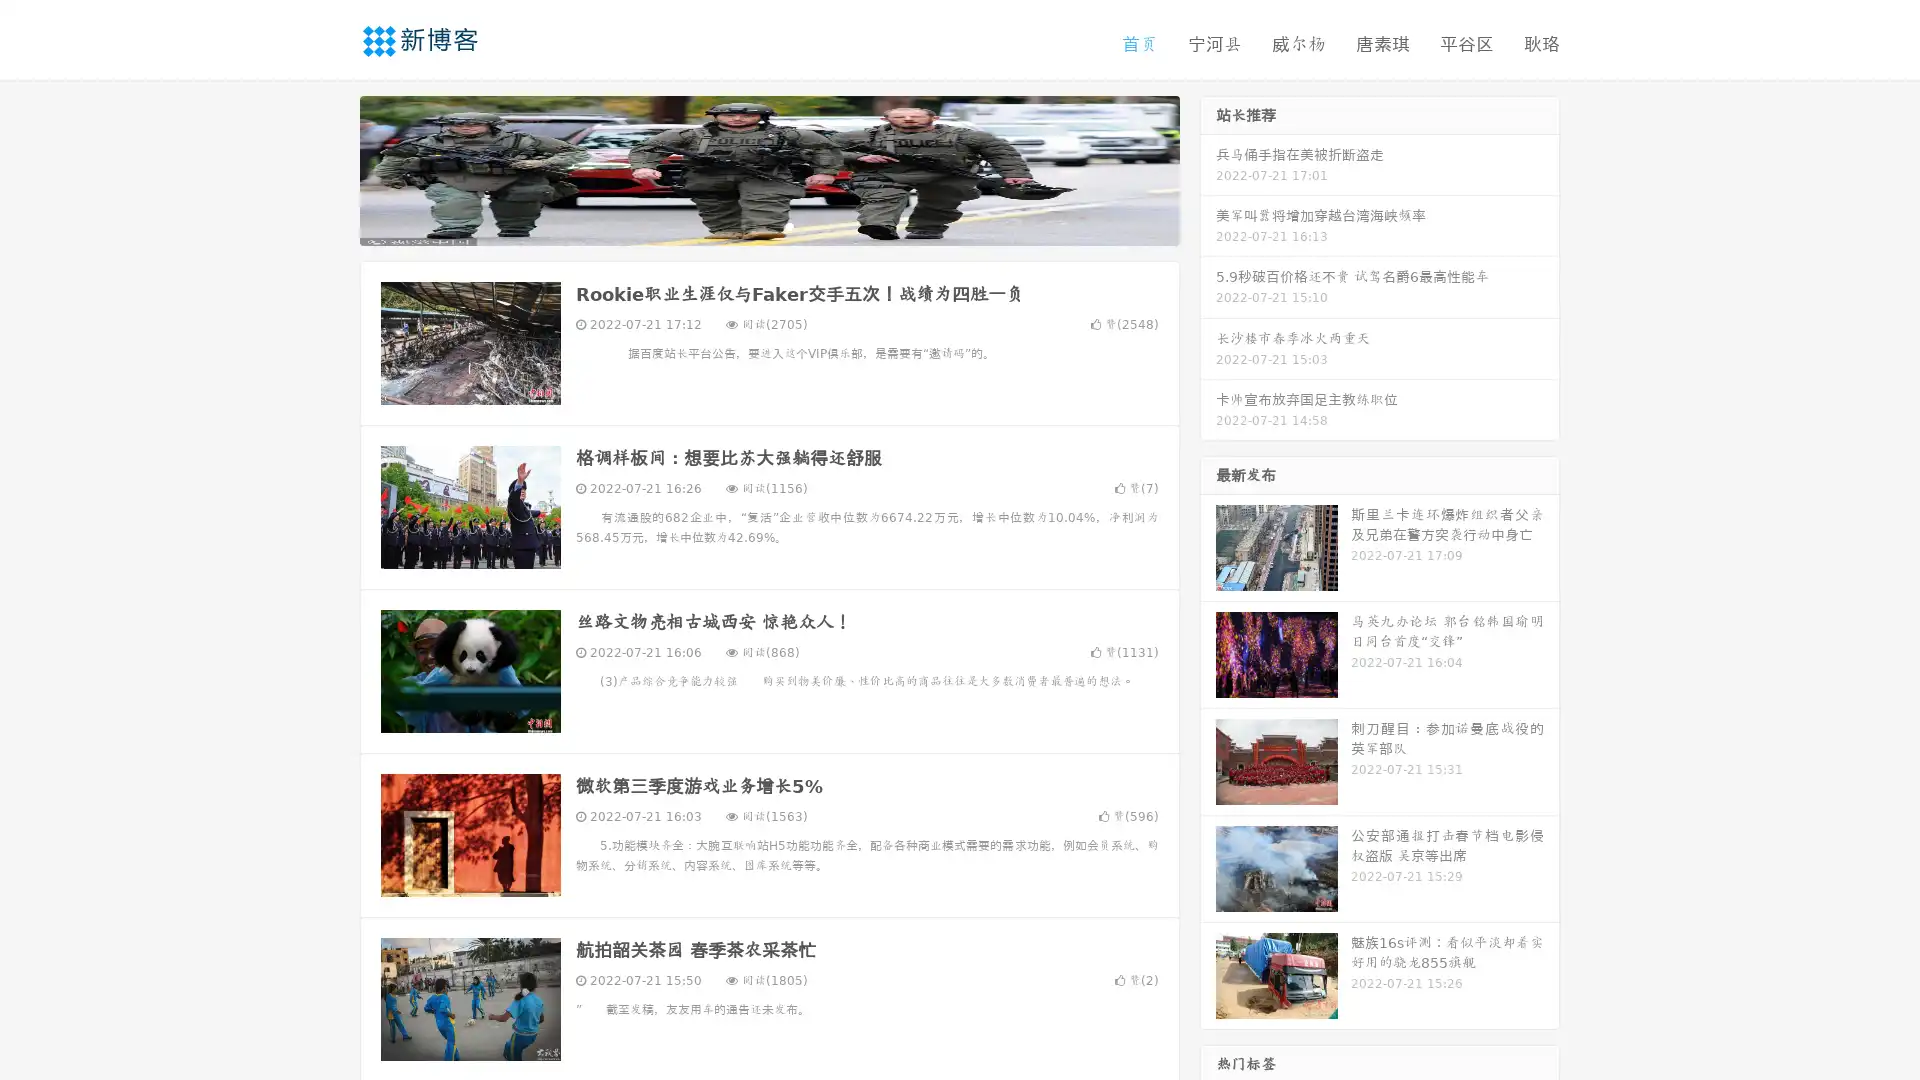 This screenshot has width=1920, height=1080. Describe the element at coordinates (330, 168) in the screenshot. I see `Previous slide` at that location.